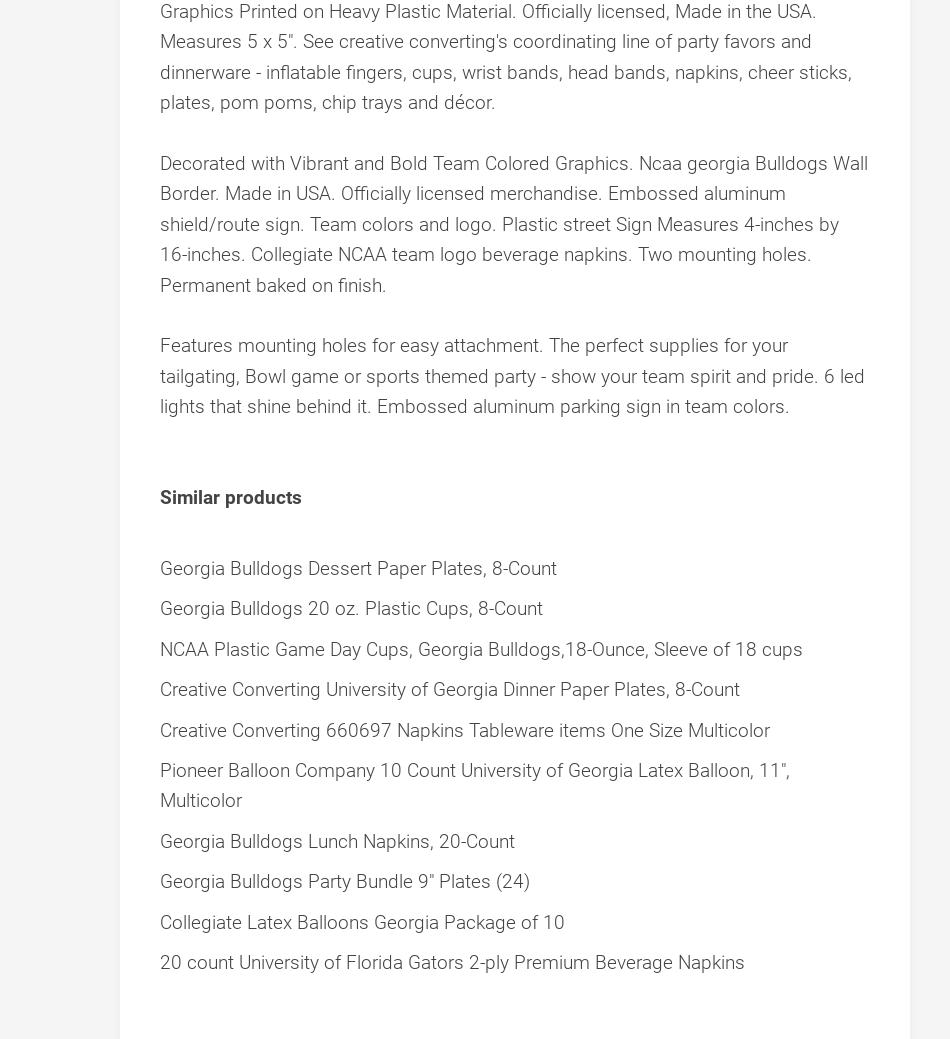 The height and width of the screenshot is (1039, 950). Describe the element at coordinates (449, 689) in the screenshot. I see `'Creative Converting University of Georgia Dinner Paper Plates, 8-Count'` at that location.